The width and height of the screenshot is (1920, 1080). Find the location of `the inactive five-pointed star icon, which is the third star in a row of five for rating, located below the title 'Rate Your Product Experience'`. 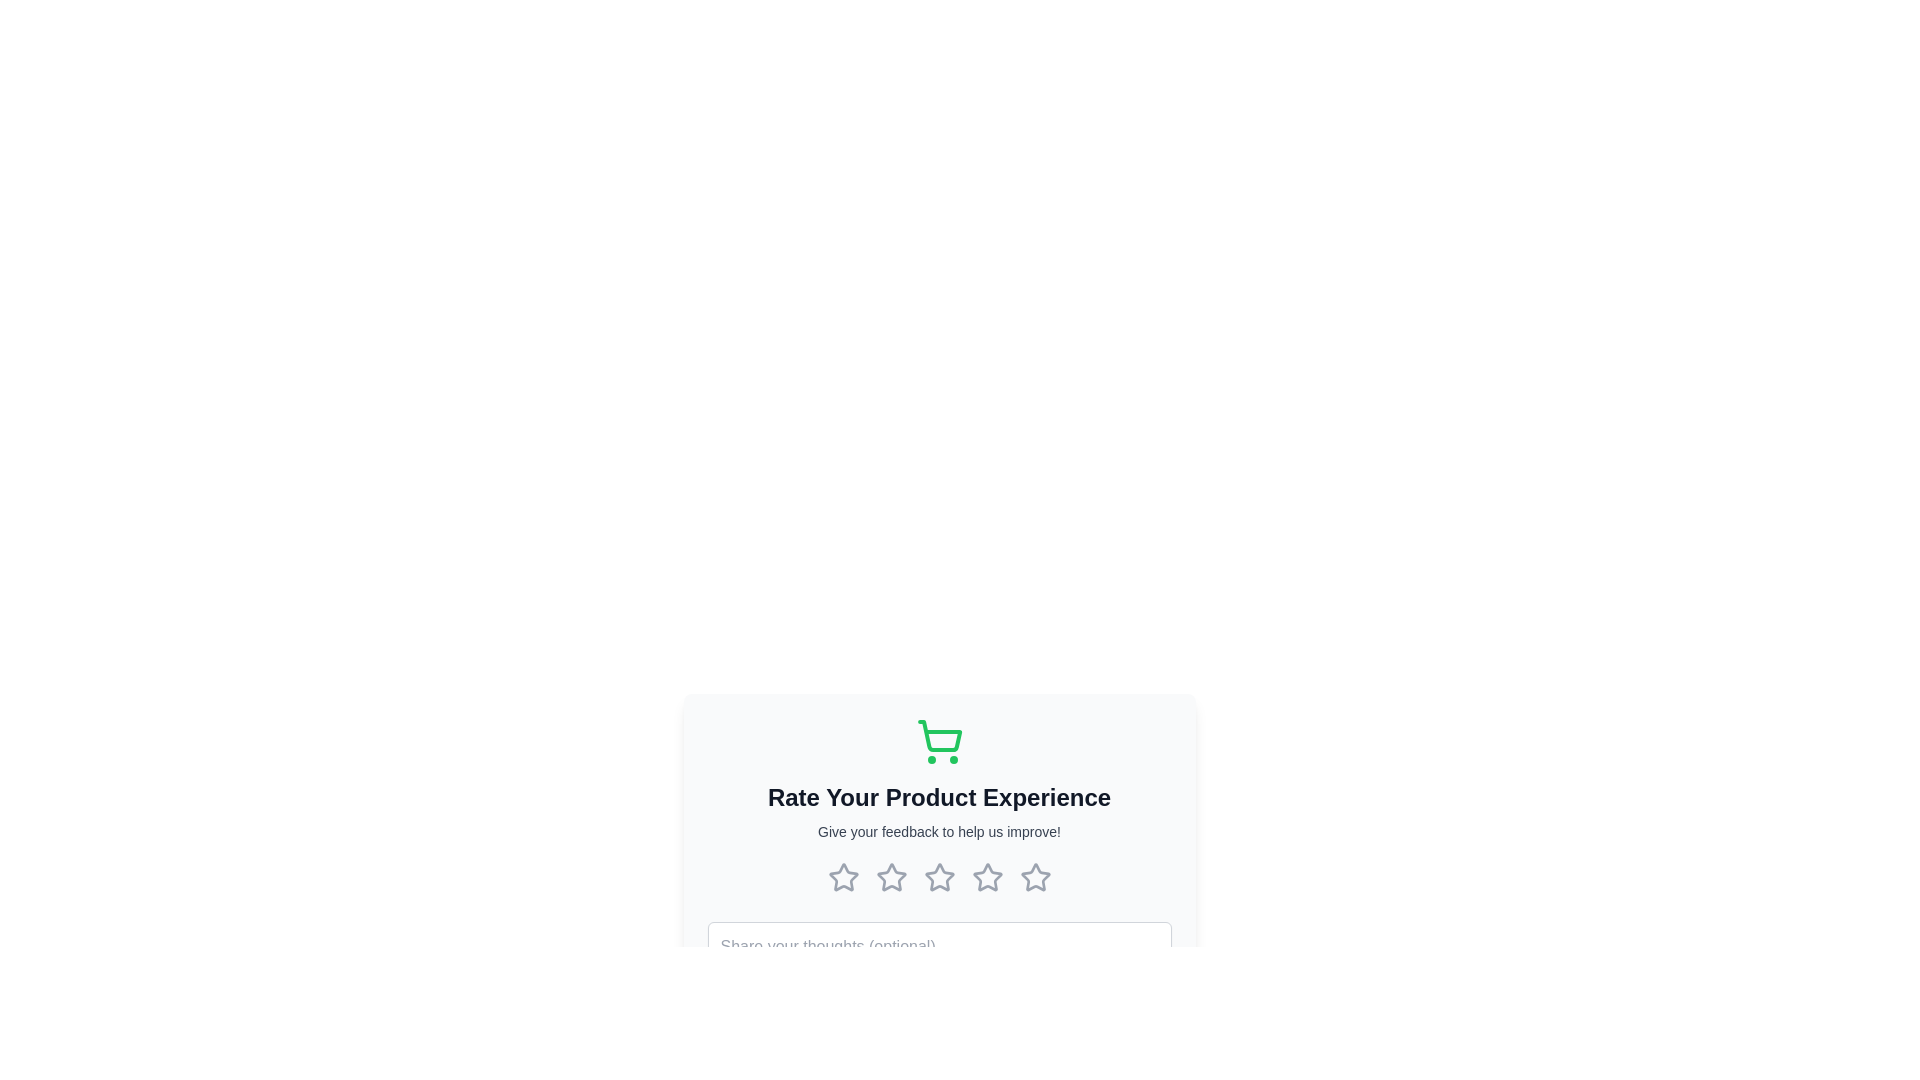

the inactive five-pointed star icon, which is the third star in a row of five for rating, located below the title 'Rate Your Product Experience' is located at coordinates (938, 876).